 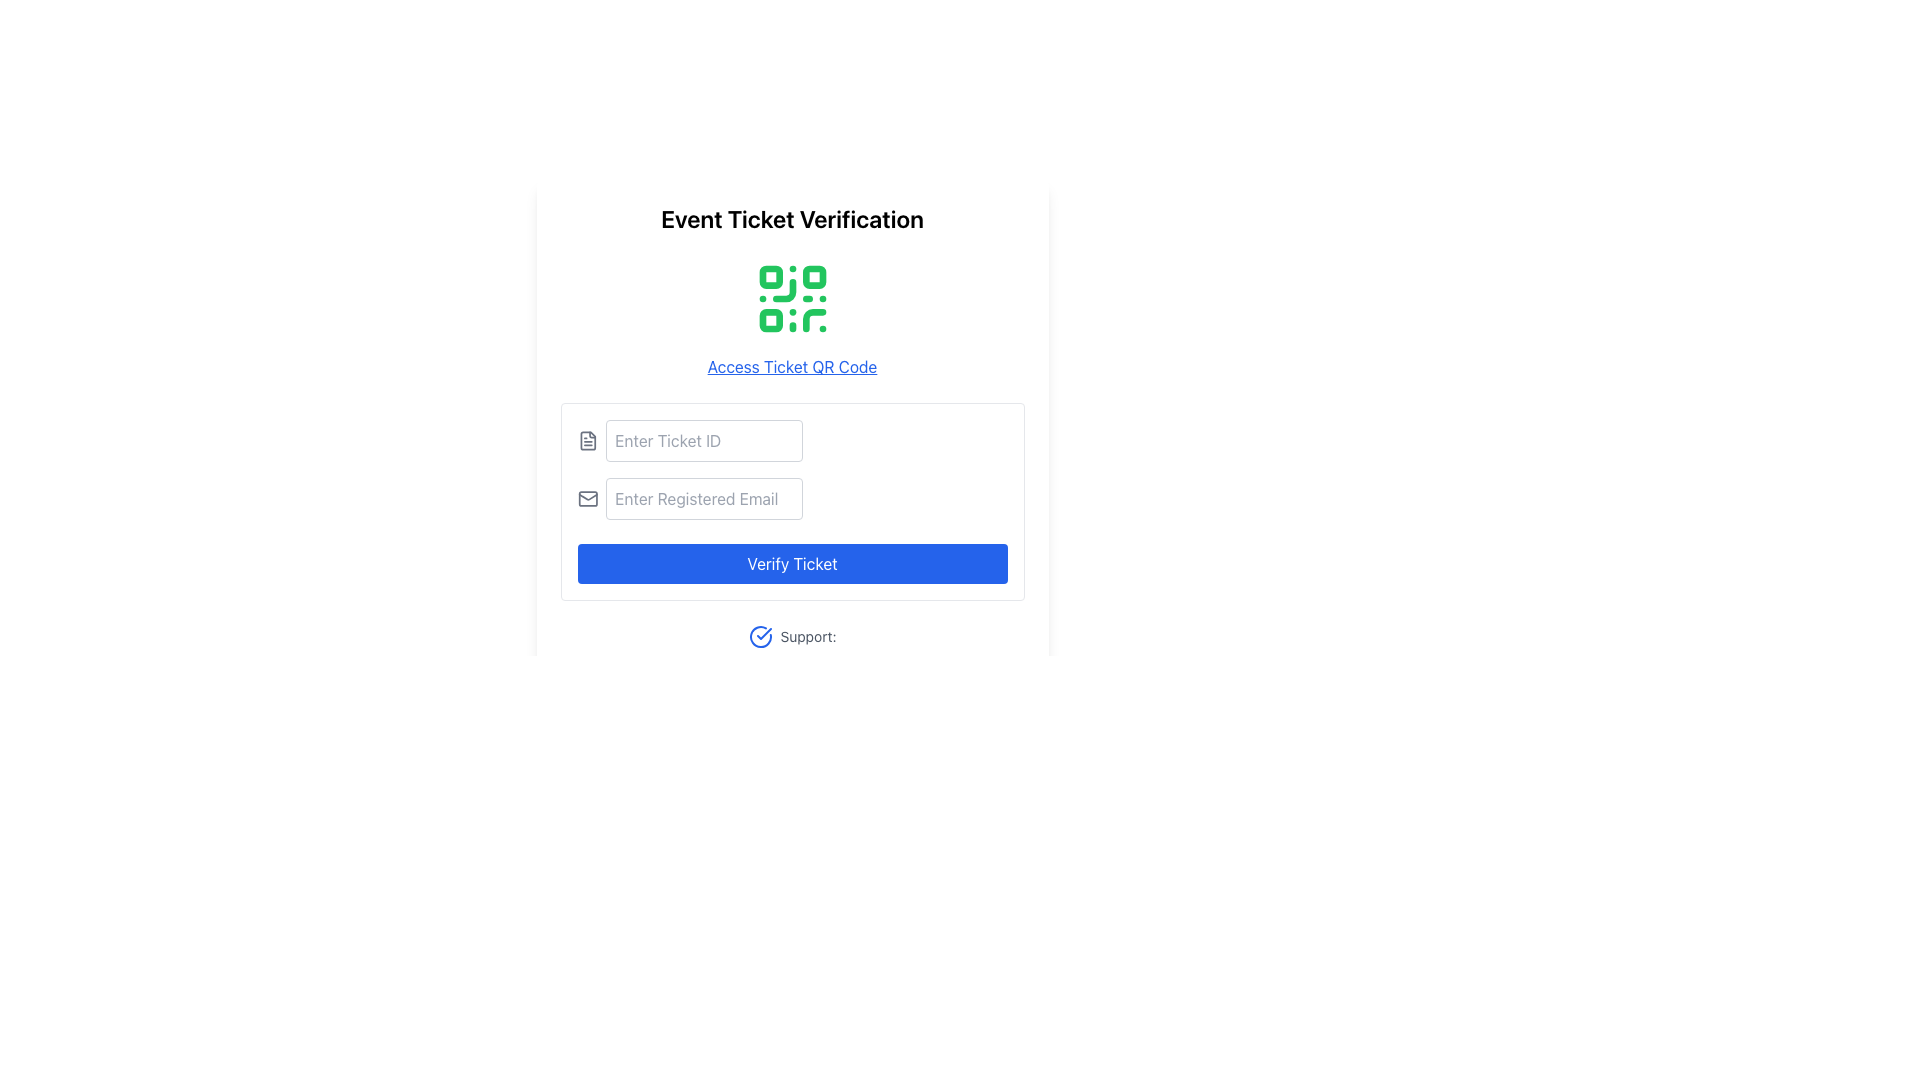 What do you see at coordinates (791, 366) in the screenshot?
I see `the hyperlink styled as blue, underlined text reading 'Access Ticket QR Code'` at bounding box center [791, 366].